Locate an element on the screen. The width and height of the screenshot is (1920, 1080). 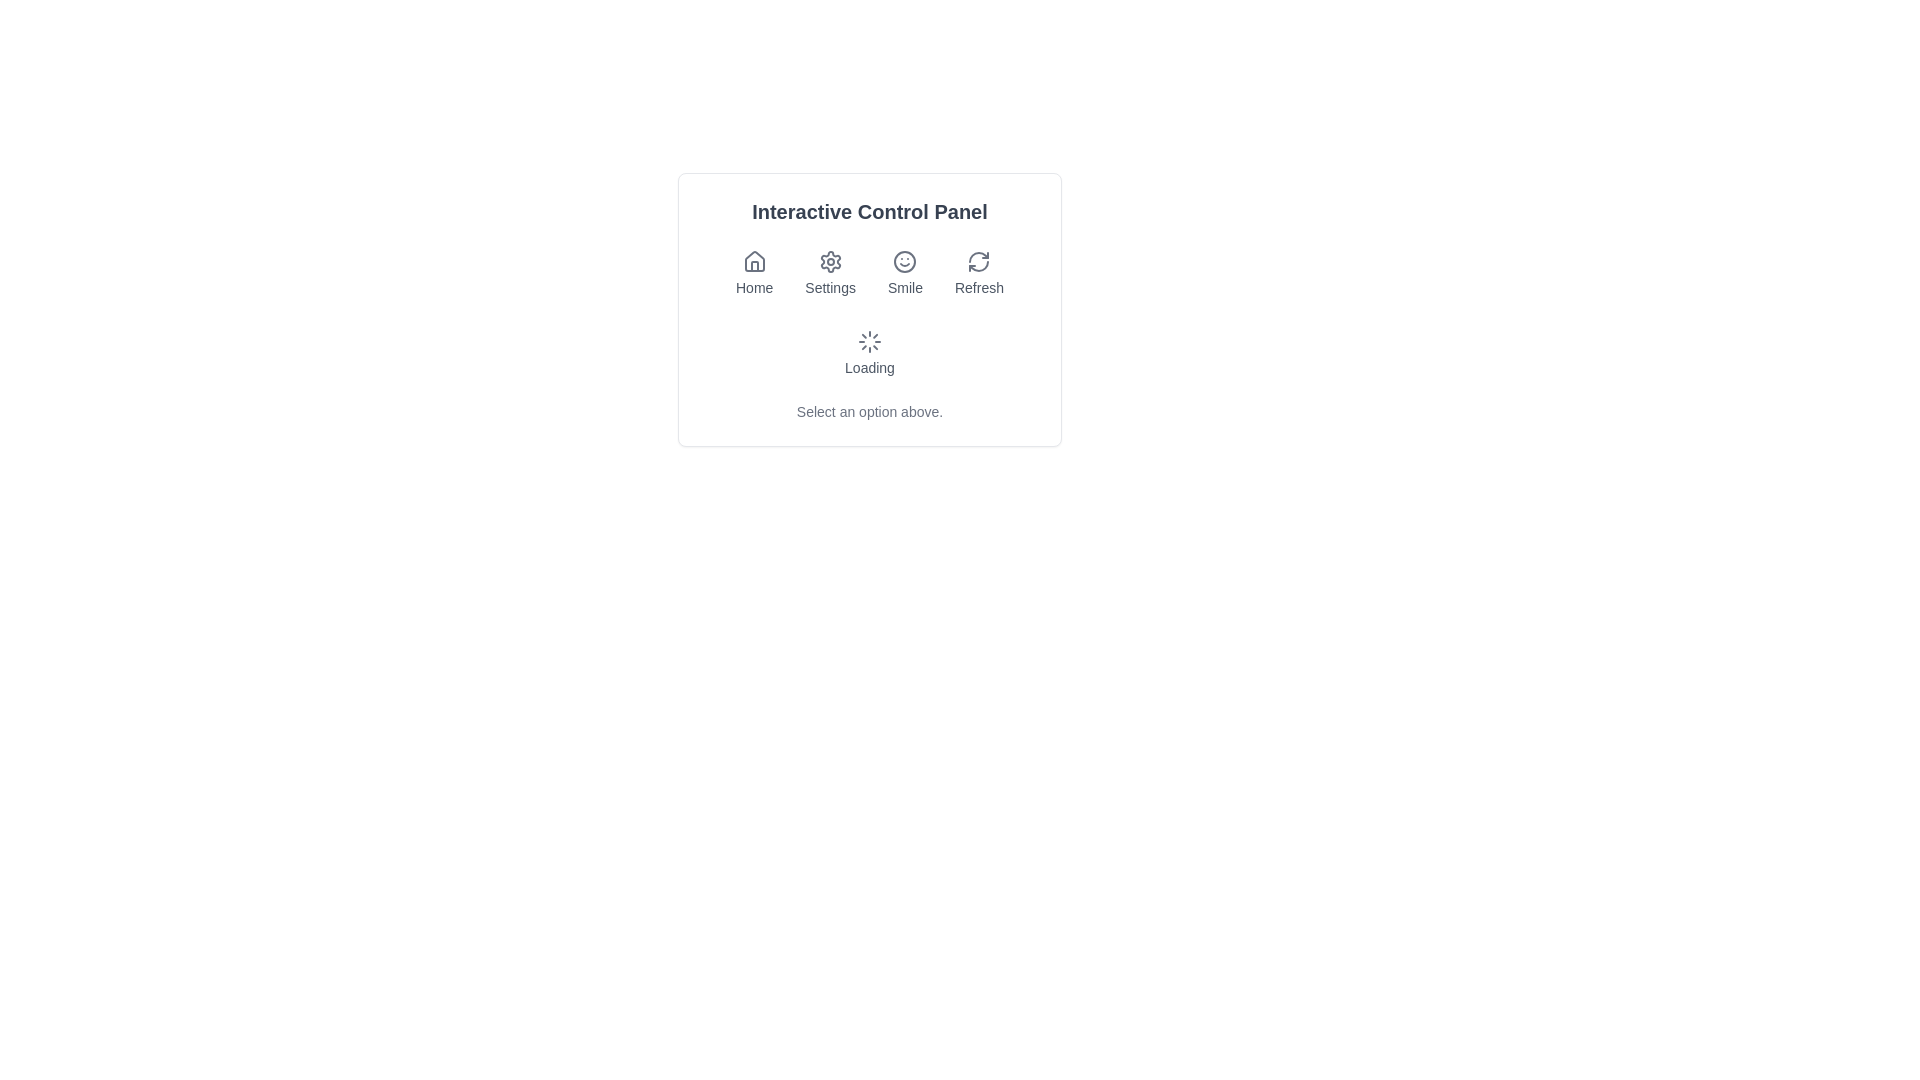
the circular decorative element within the smiley-face icon, which is part of the 'Smile' option in the control panel is located at coordinates (904, 261).